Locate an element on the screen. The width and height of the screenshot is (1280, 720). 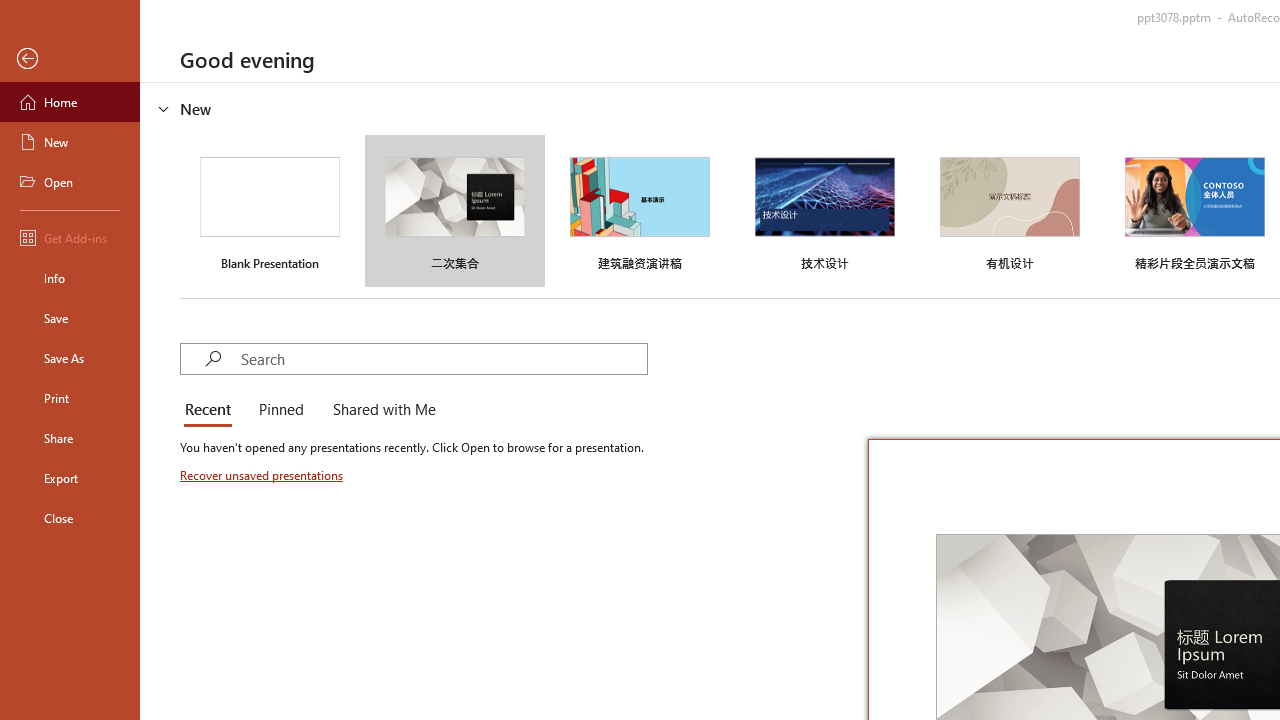
'Shared with Me' is located at coordinates (380, 410).